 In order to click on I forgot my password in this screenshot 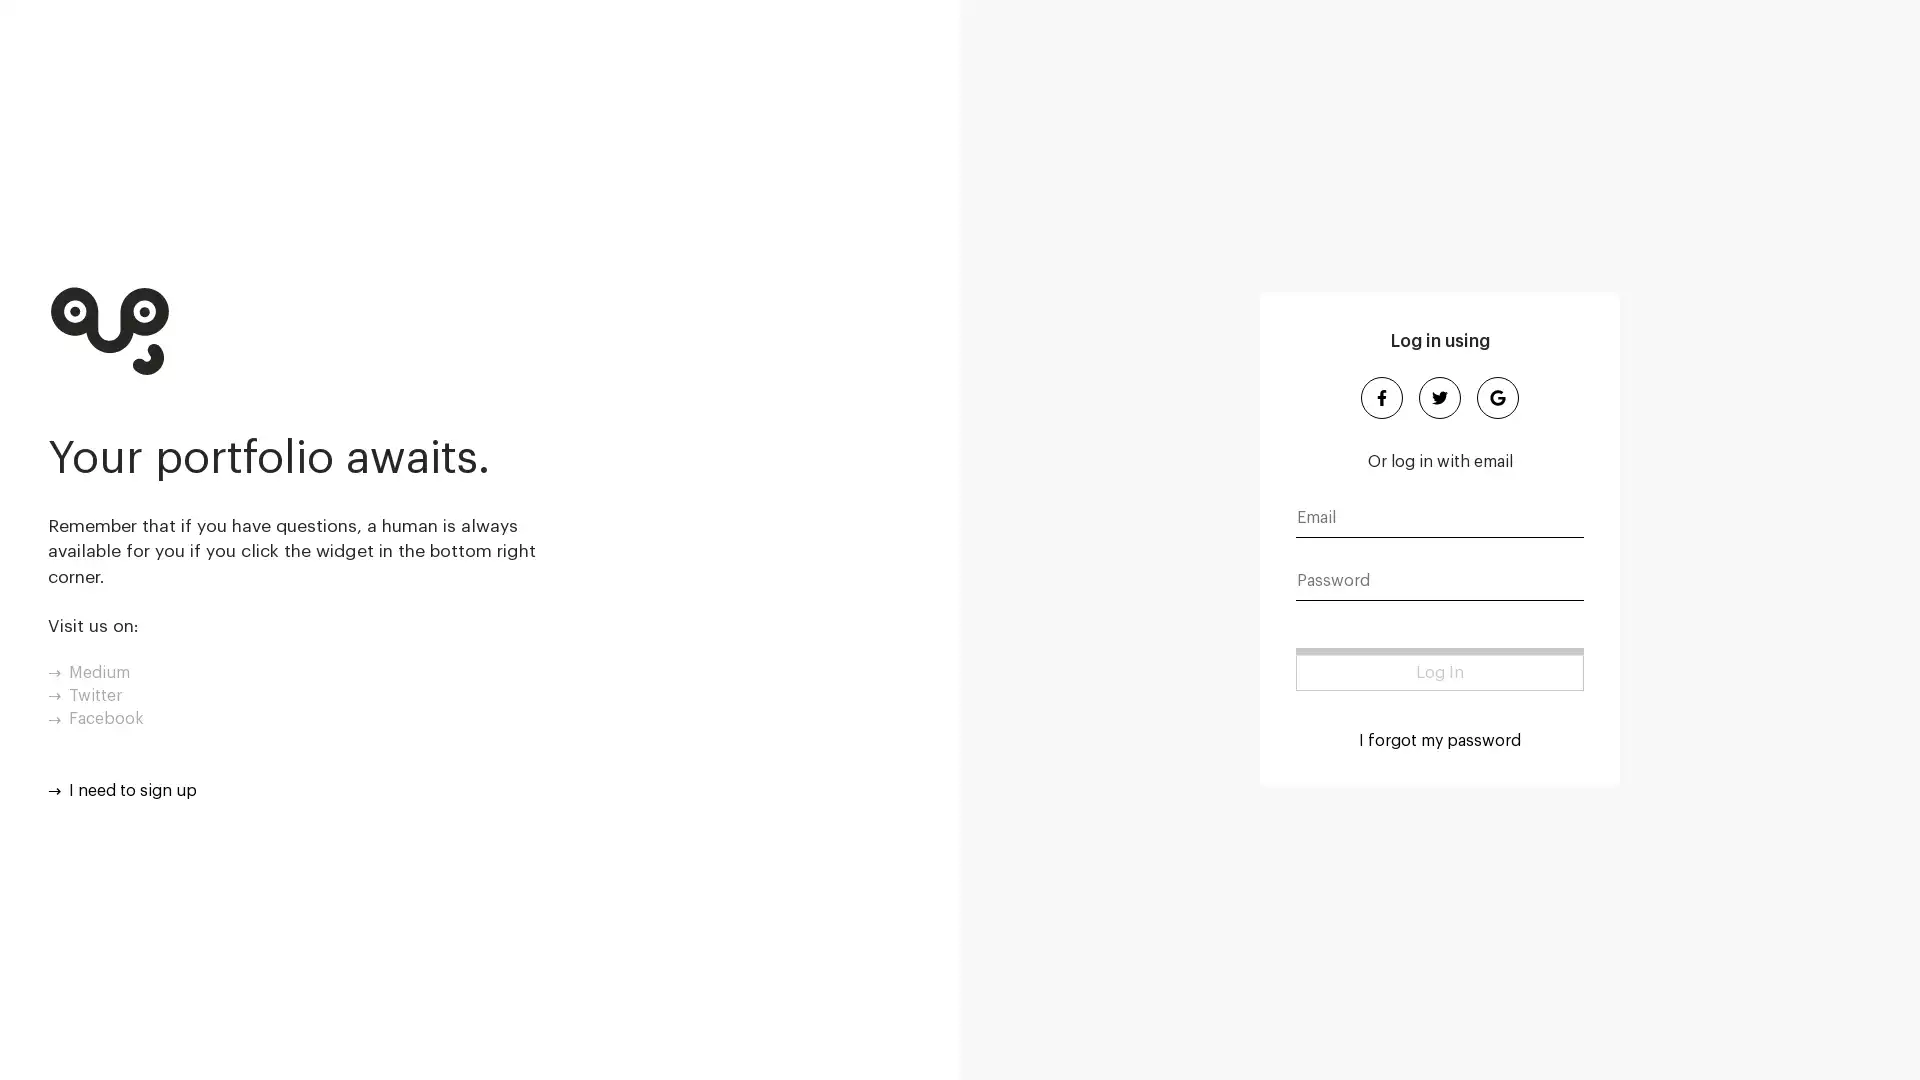, I will do `click(1440, 740)`.